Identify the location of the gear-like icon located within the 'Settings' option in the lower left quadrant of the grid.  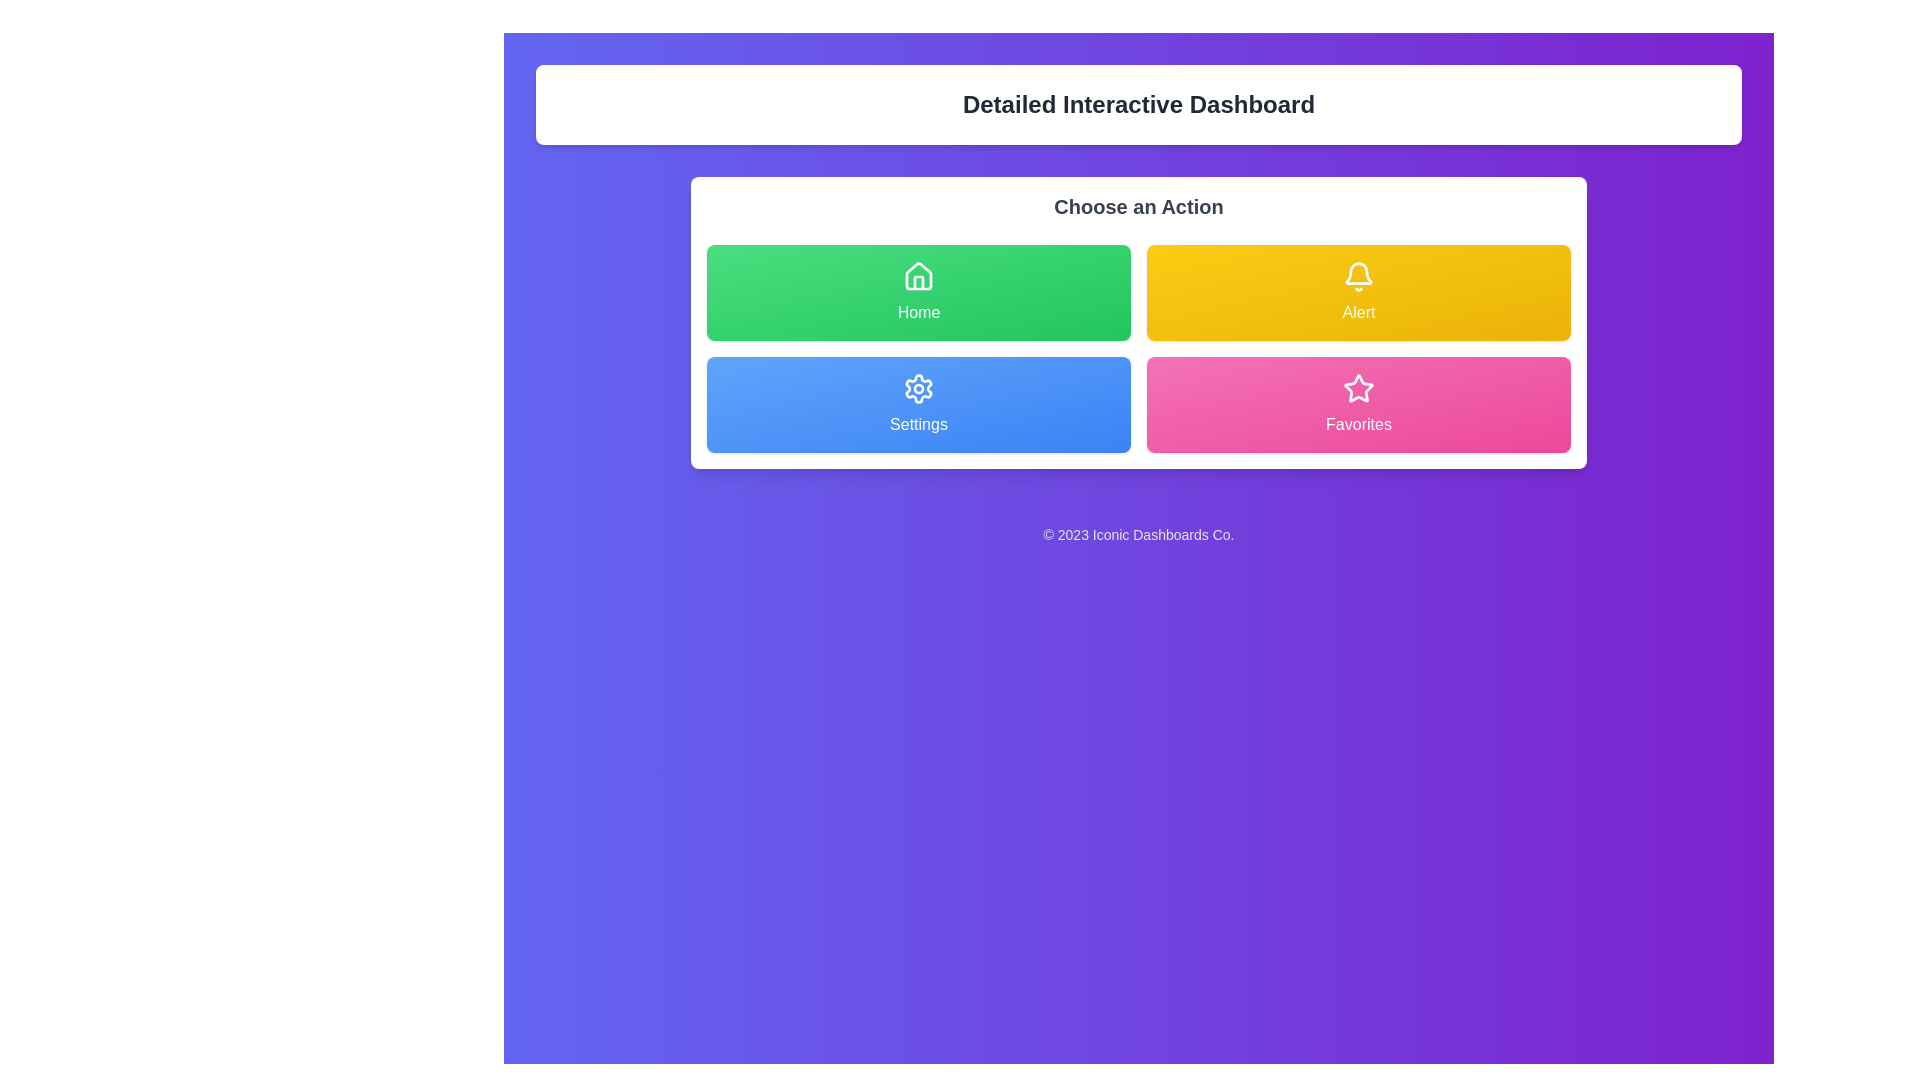
(917, 389).